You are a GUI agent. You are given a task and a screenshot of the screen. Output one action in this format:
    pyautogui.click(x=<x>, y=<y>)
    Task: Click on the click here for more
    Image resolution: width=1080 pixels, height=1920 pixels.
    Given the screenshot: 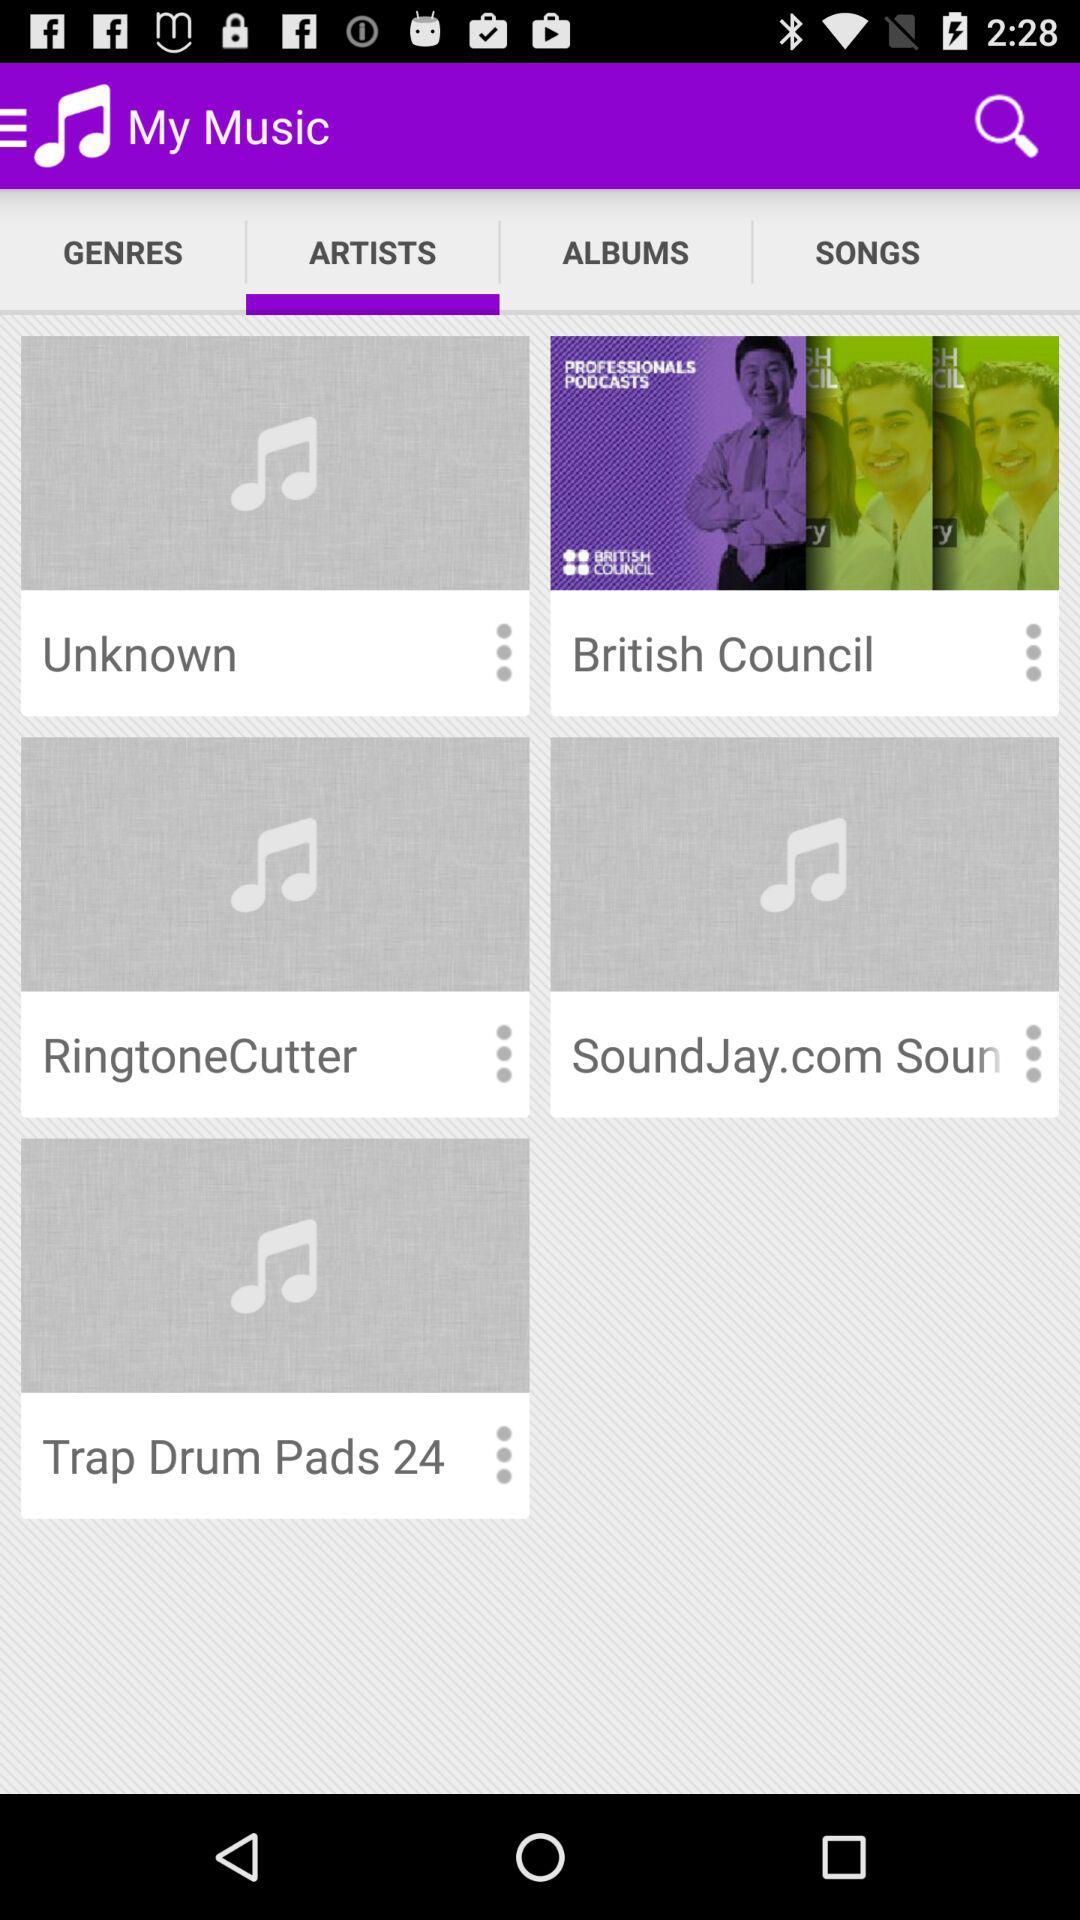 What is the action you would take?
    pyautogui.click(x=1032, y=653)
    